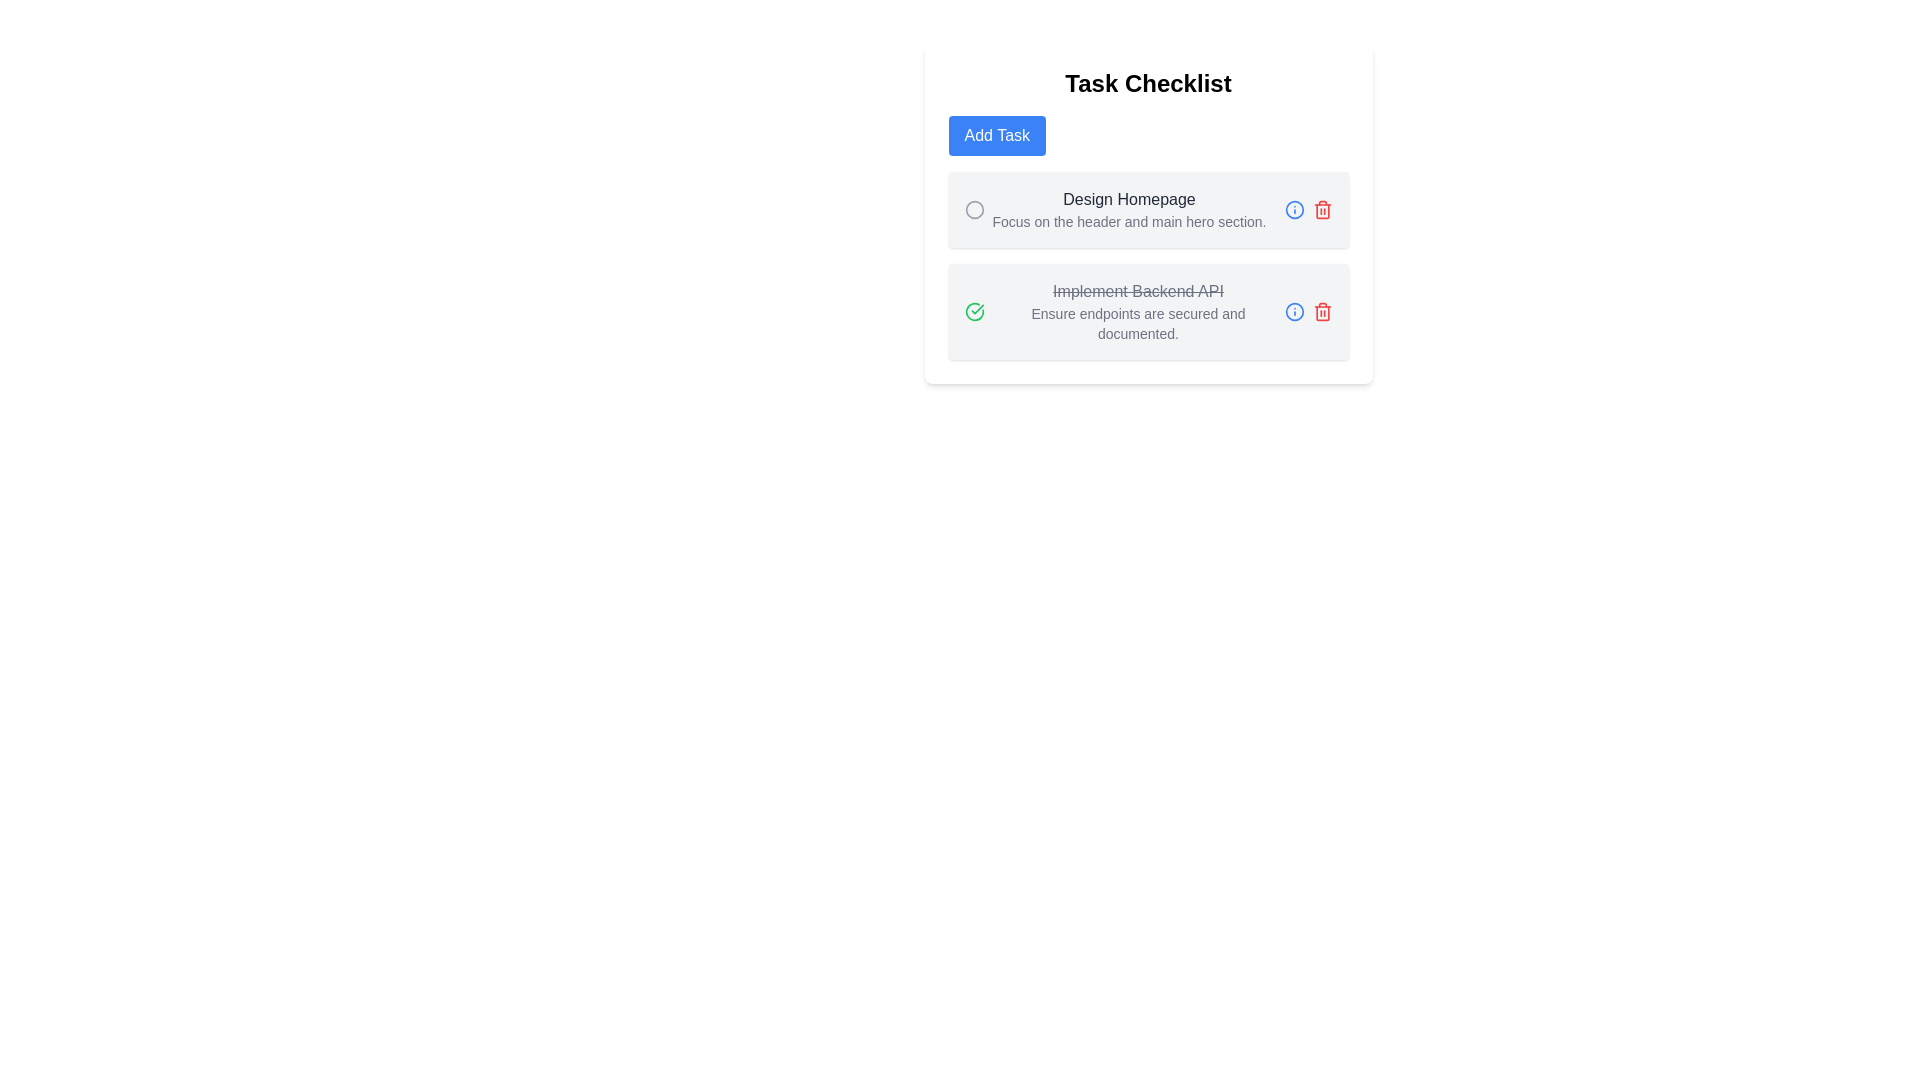 Image resolution: width=1920 pixels, height=1080 pixels. I want to click on the interactive icon at the leftmost side of the task item labeled 'Design Homepage', so click(974, 209).